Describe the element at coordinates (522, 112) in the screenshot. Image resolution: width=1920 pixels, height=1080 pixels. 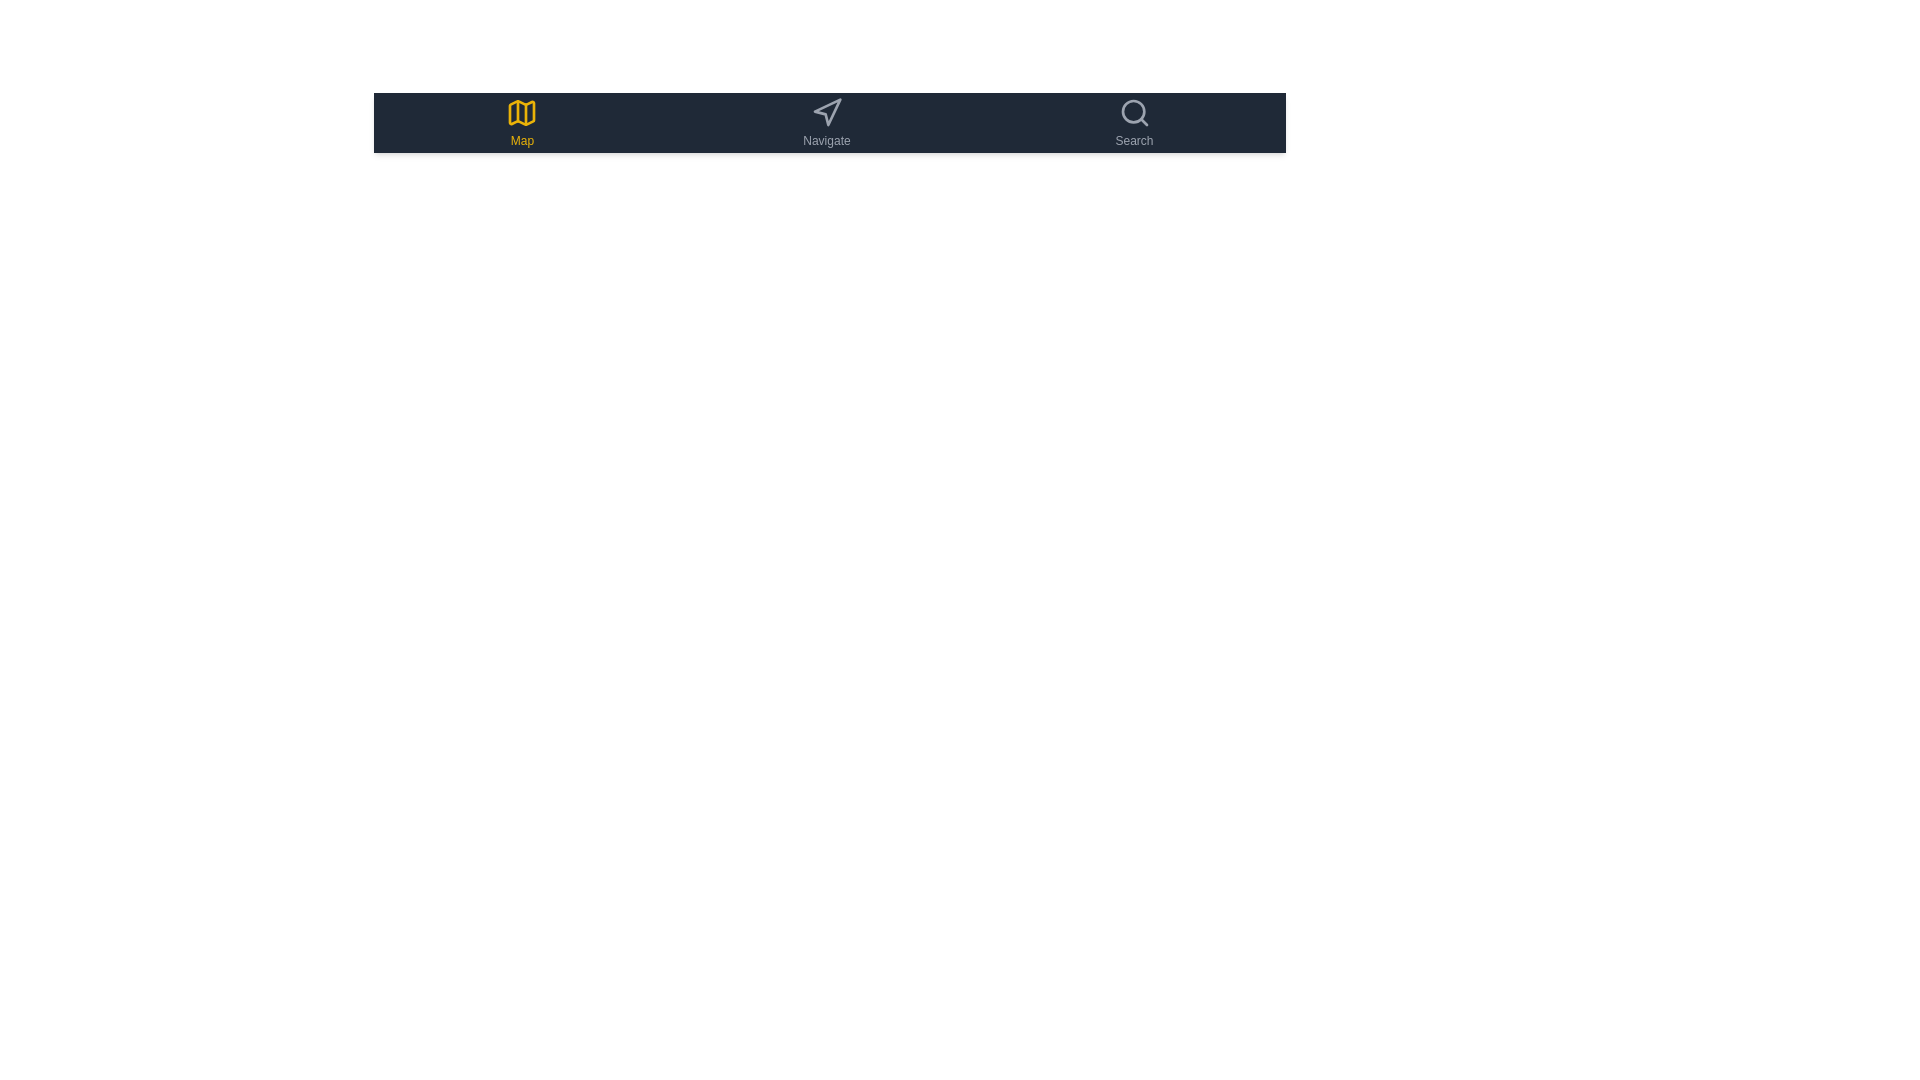
I see `the main body of the map icon, which is styled with a yellow outline and located` at that location.